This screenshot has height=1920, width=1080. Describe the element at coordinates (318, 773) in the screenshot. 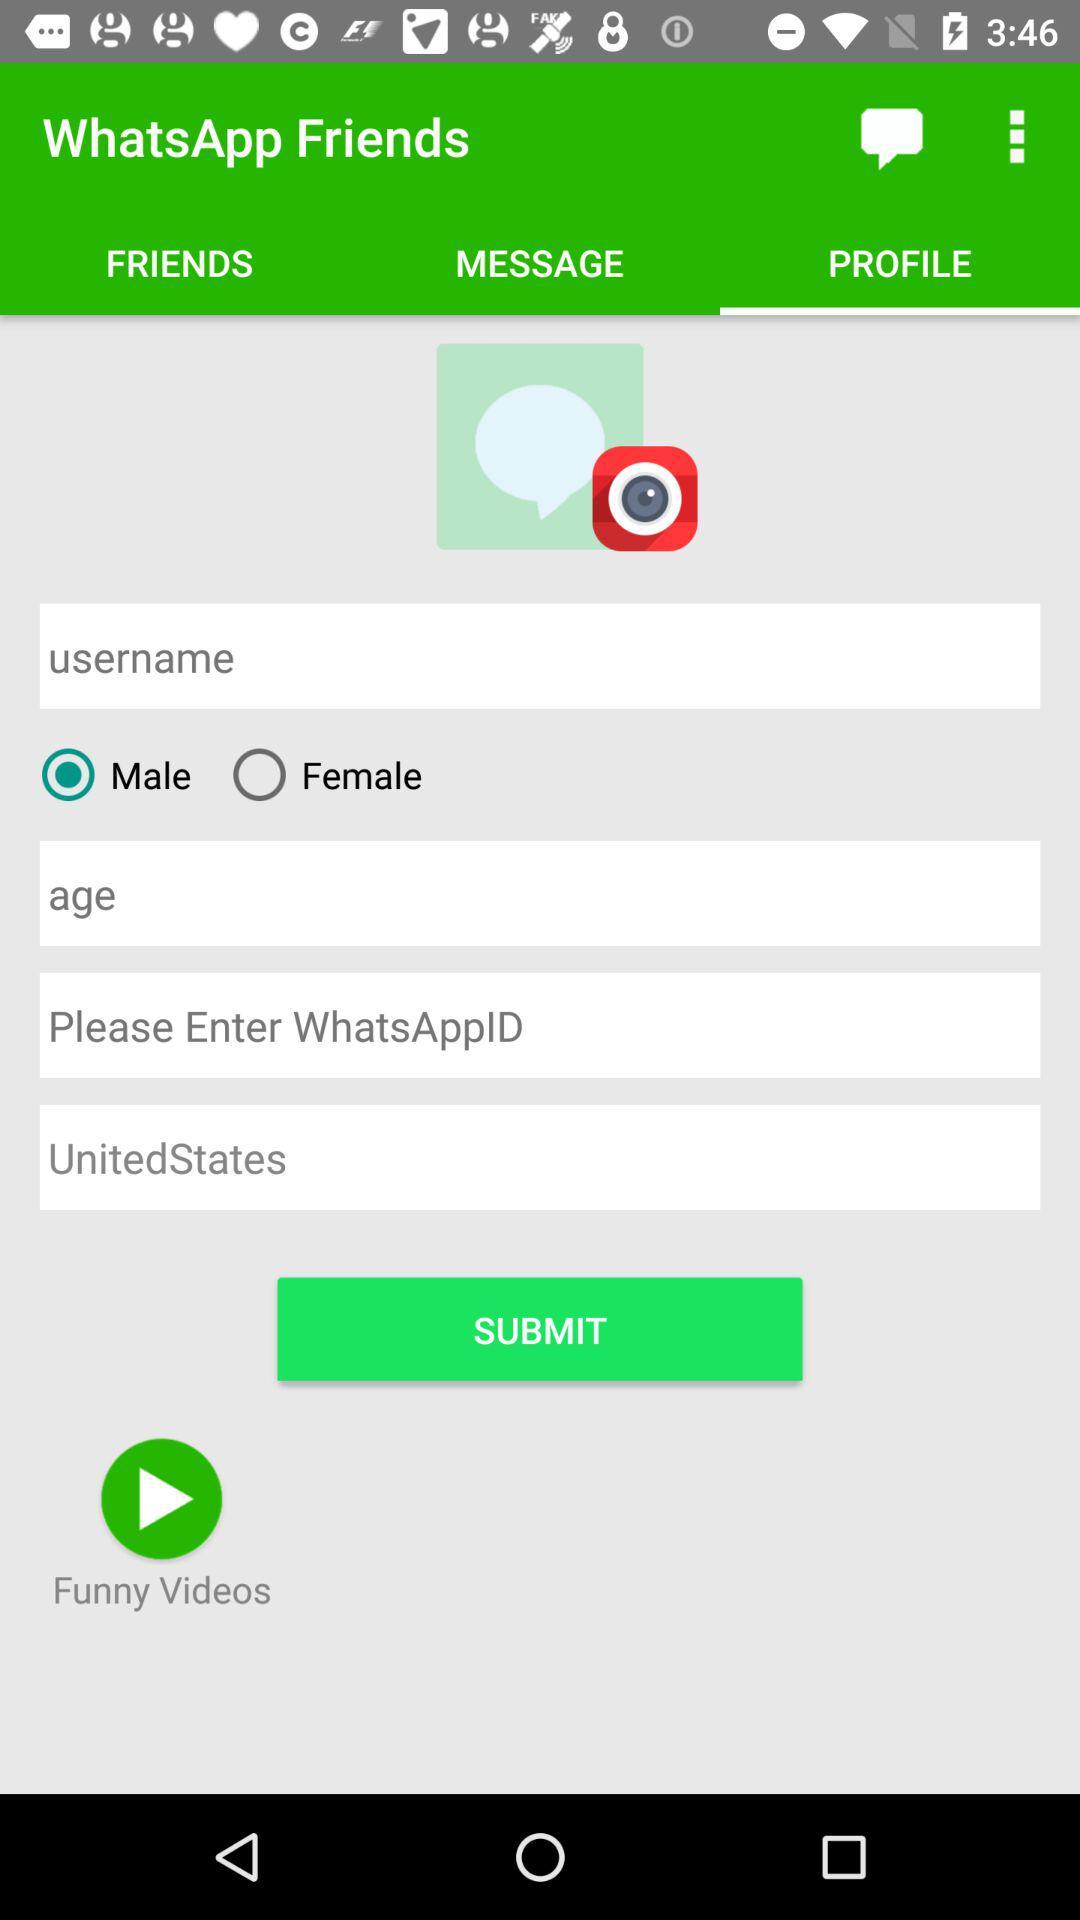

I see `the item to the right of male` at that location.